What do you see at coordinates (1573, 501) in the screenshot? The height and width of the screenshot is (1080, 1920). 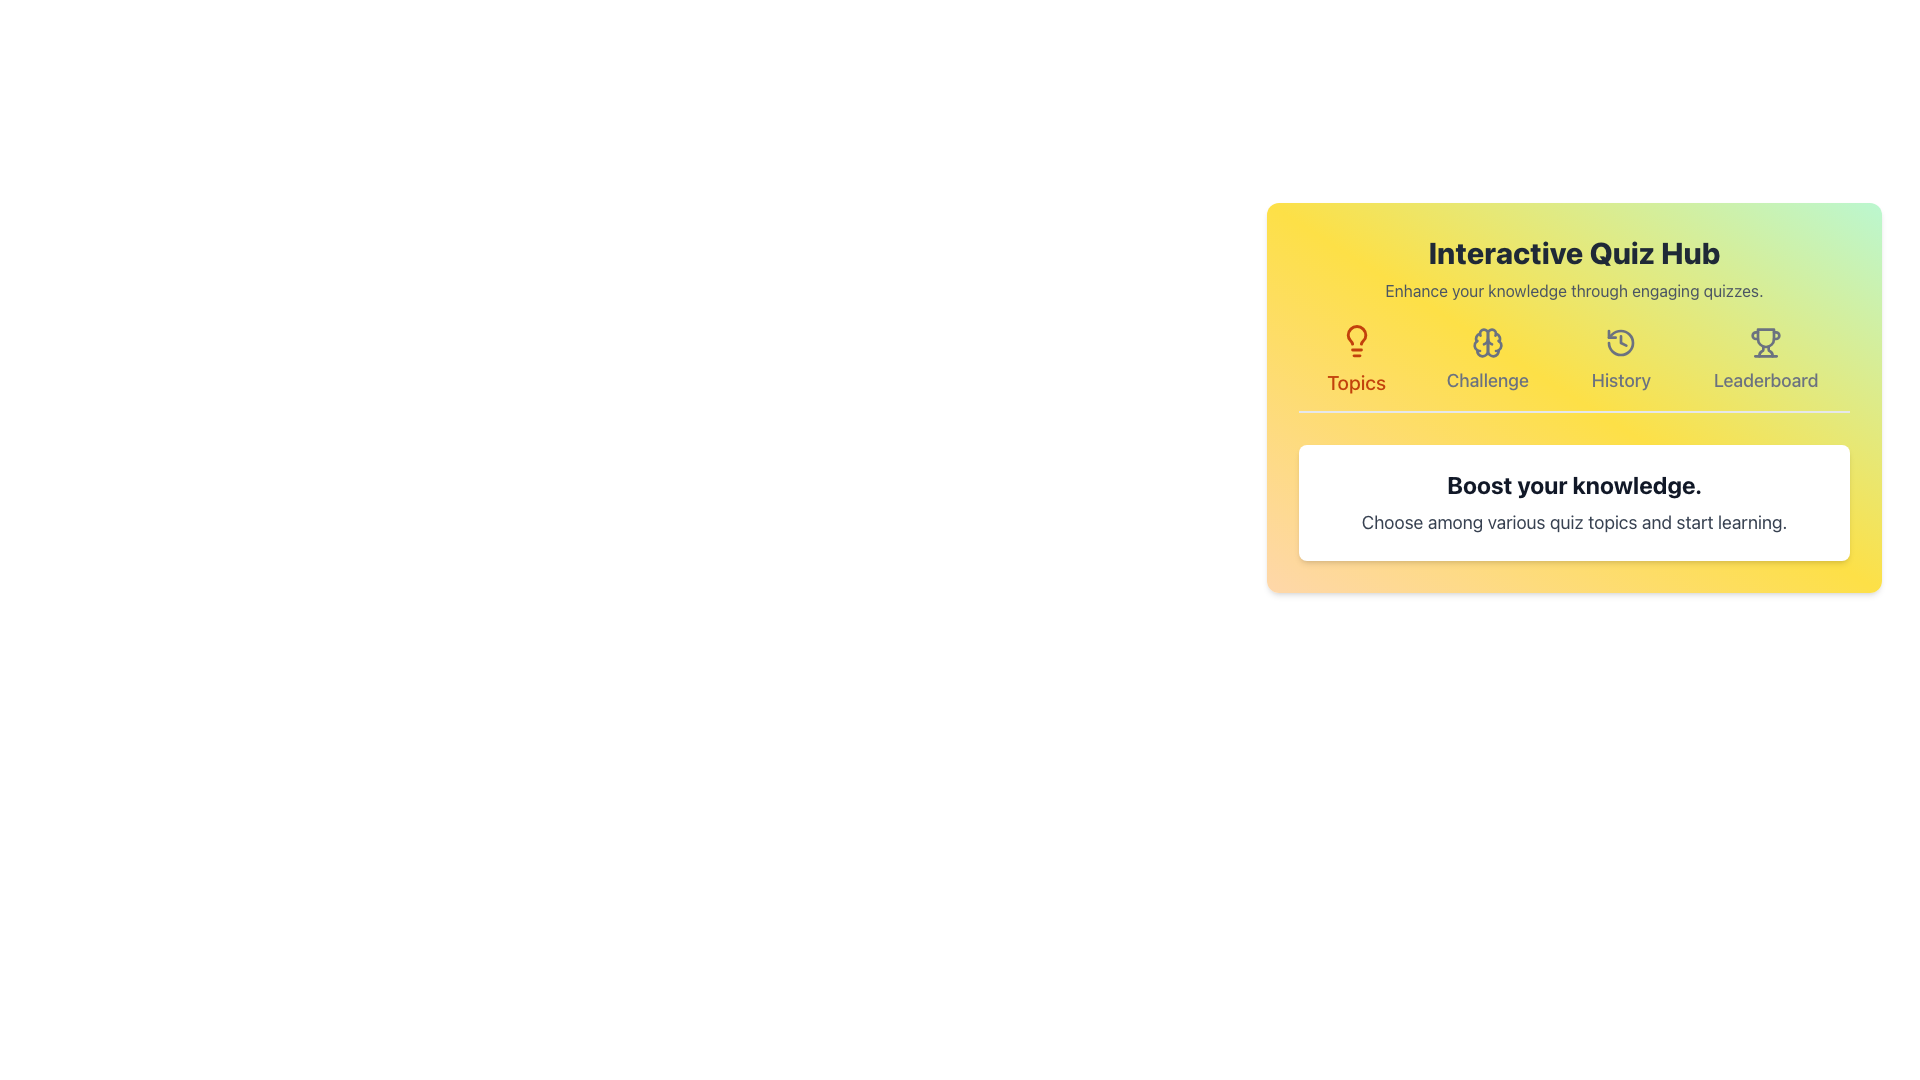 I see `the Information Box containing the header 'Boost your knowledge.' and the text 'Choose among various quiz topics and start learning.'` at bounding box center [1573, 501].